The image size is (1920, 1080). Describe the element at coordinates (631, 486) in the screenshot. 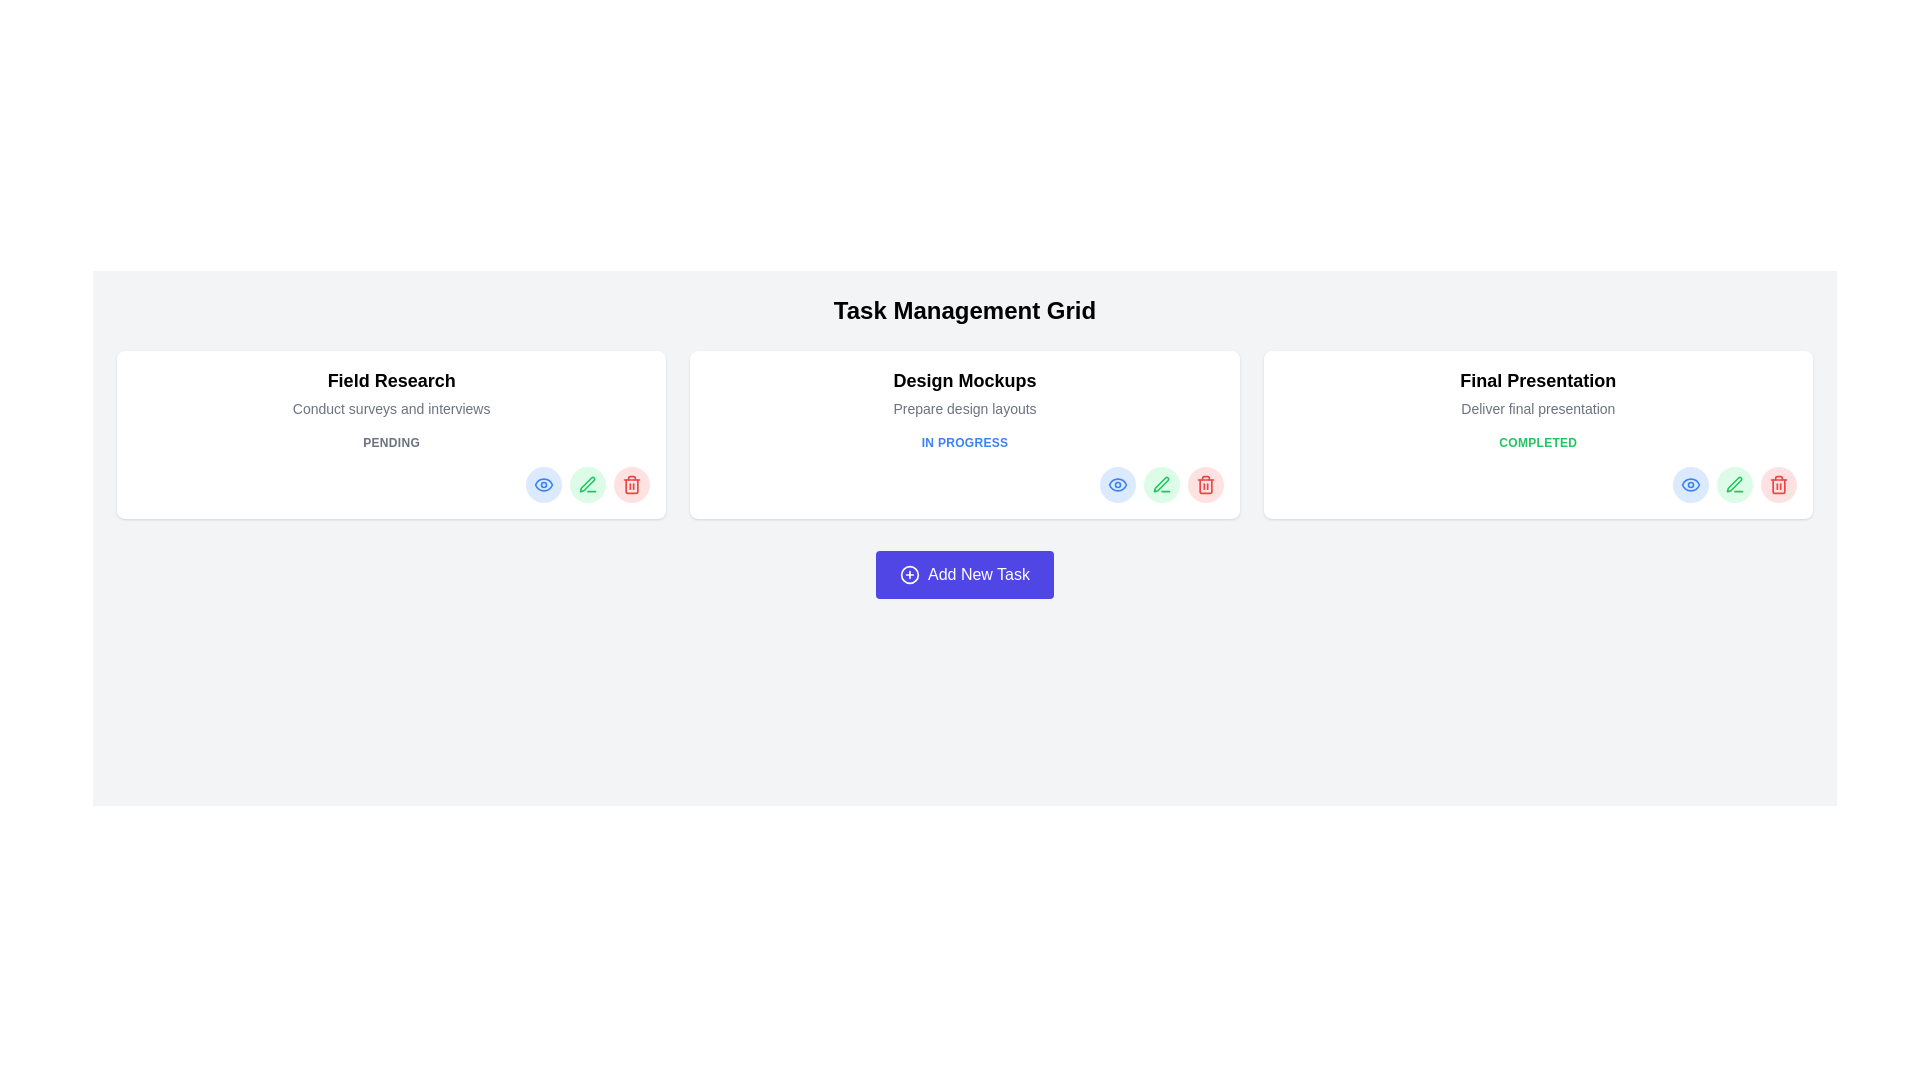

I see `the red trash bin icon located in the 'Field Research' card` at that location.